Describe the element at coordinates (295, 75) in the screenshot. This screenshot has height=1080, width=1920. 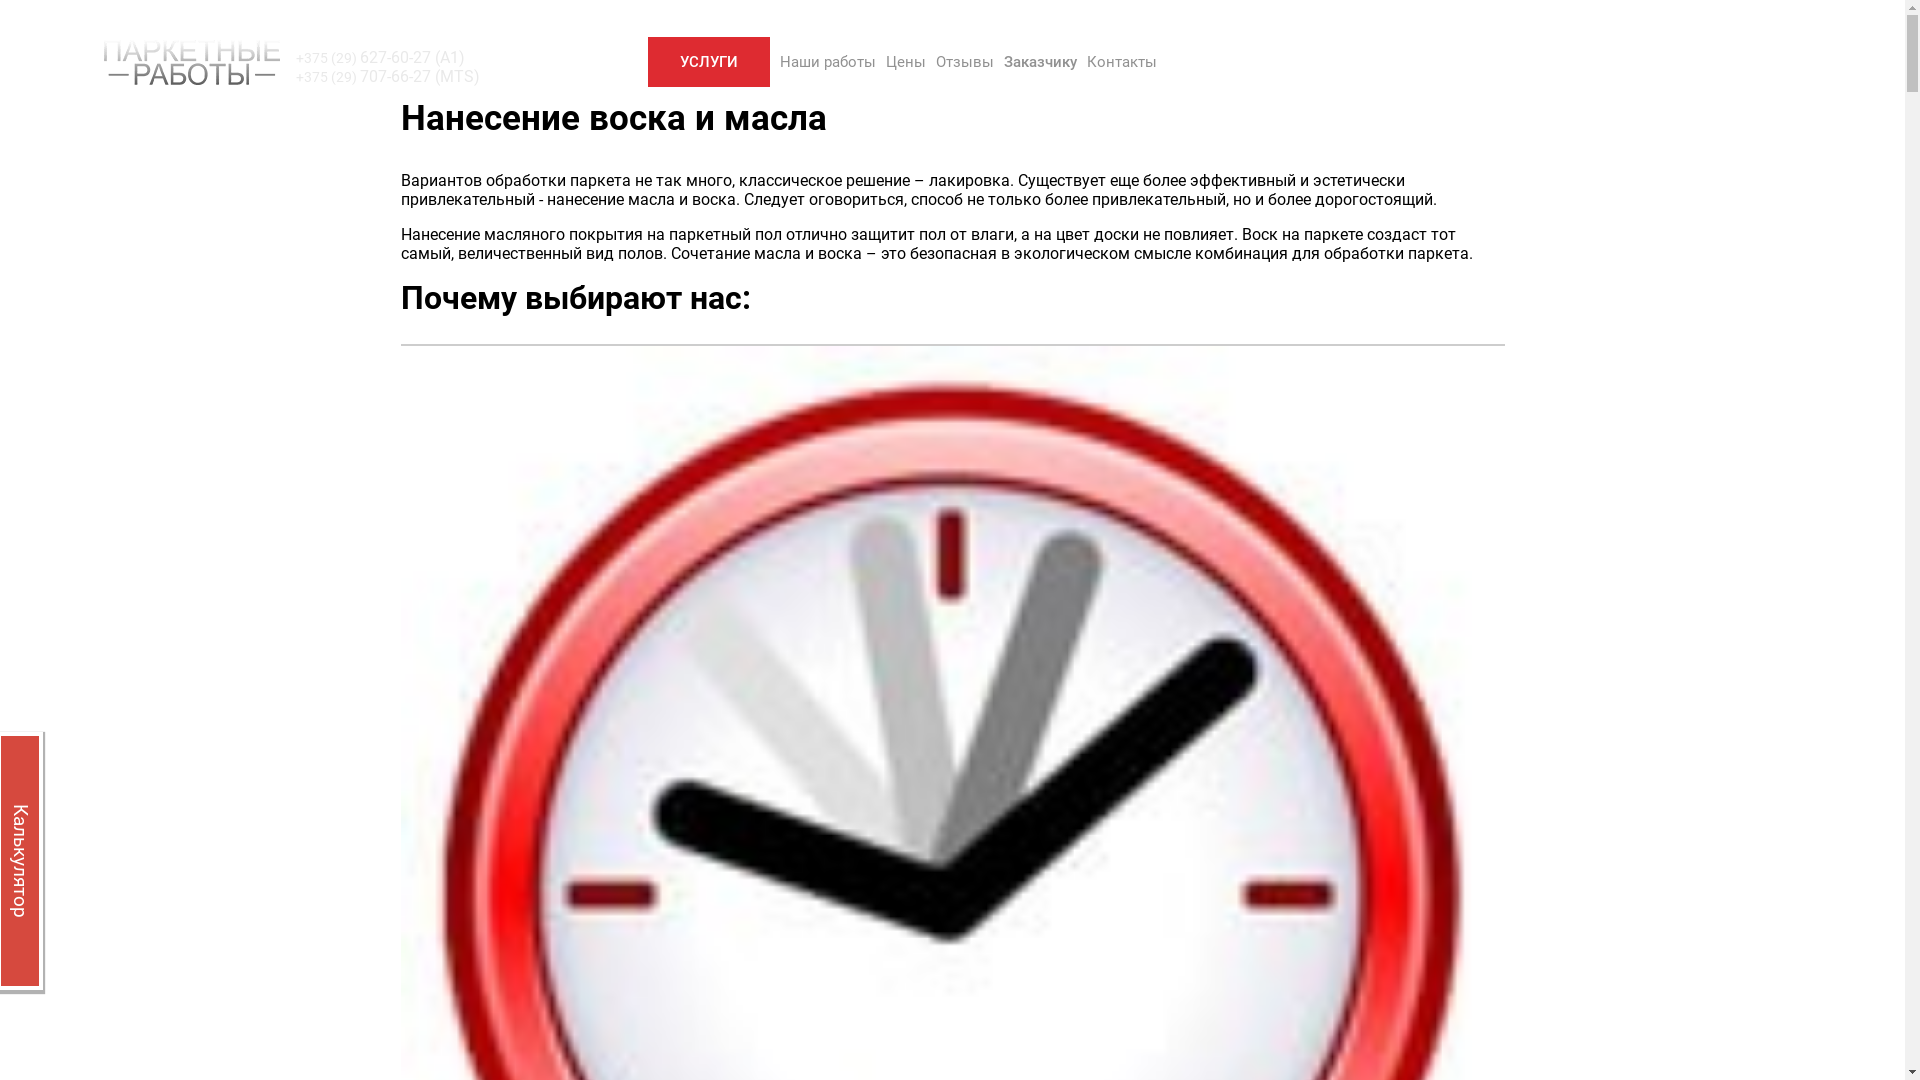
I see `'+375 (29) 707-66-27 (MTS)'` at that location.